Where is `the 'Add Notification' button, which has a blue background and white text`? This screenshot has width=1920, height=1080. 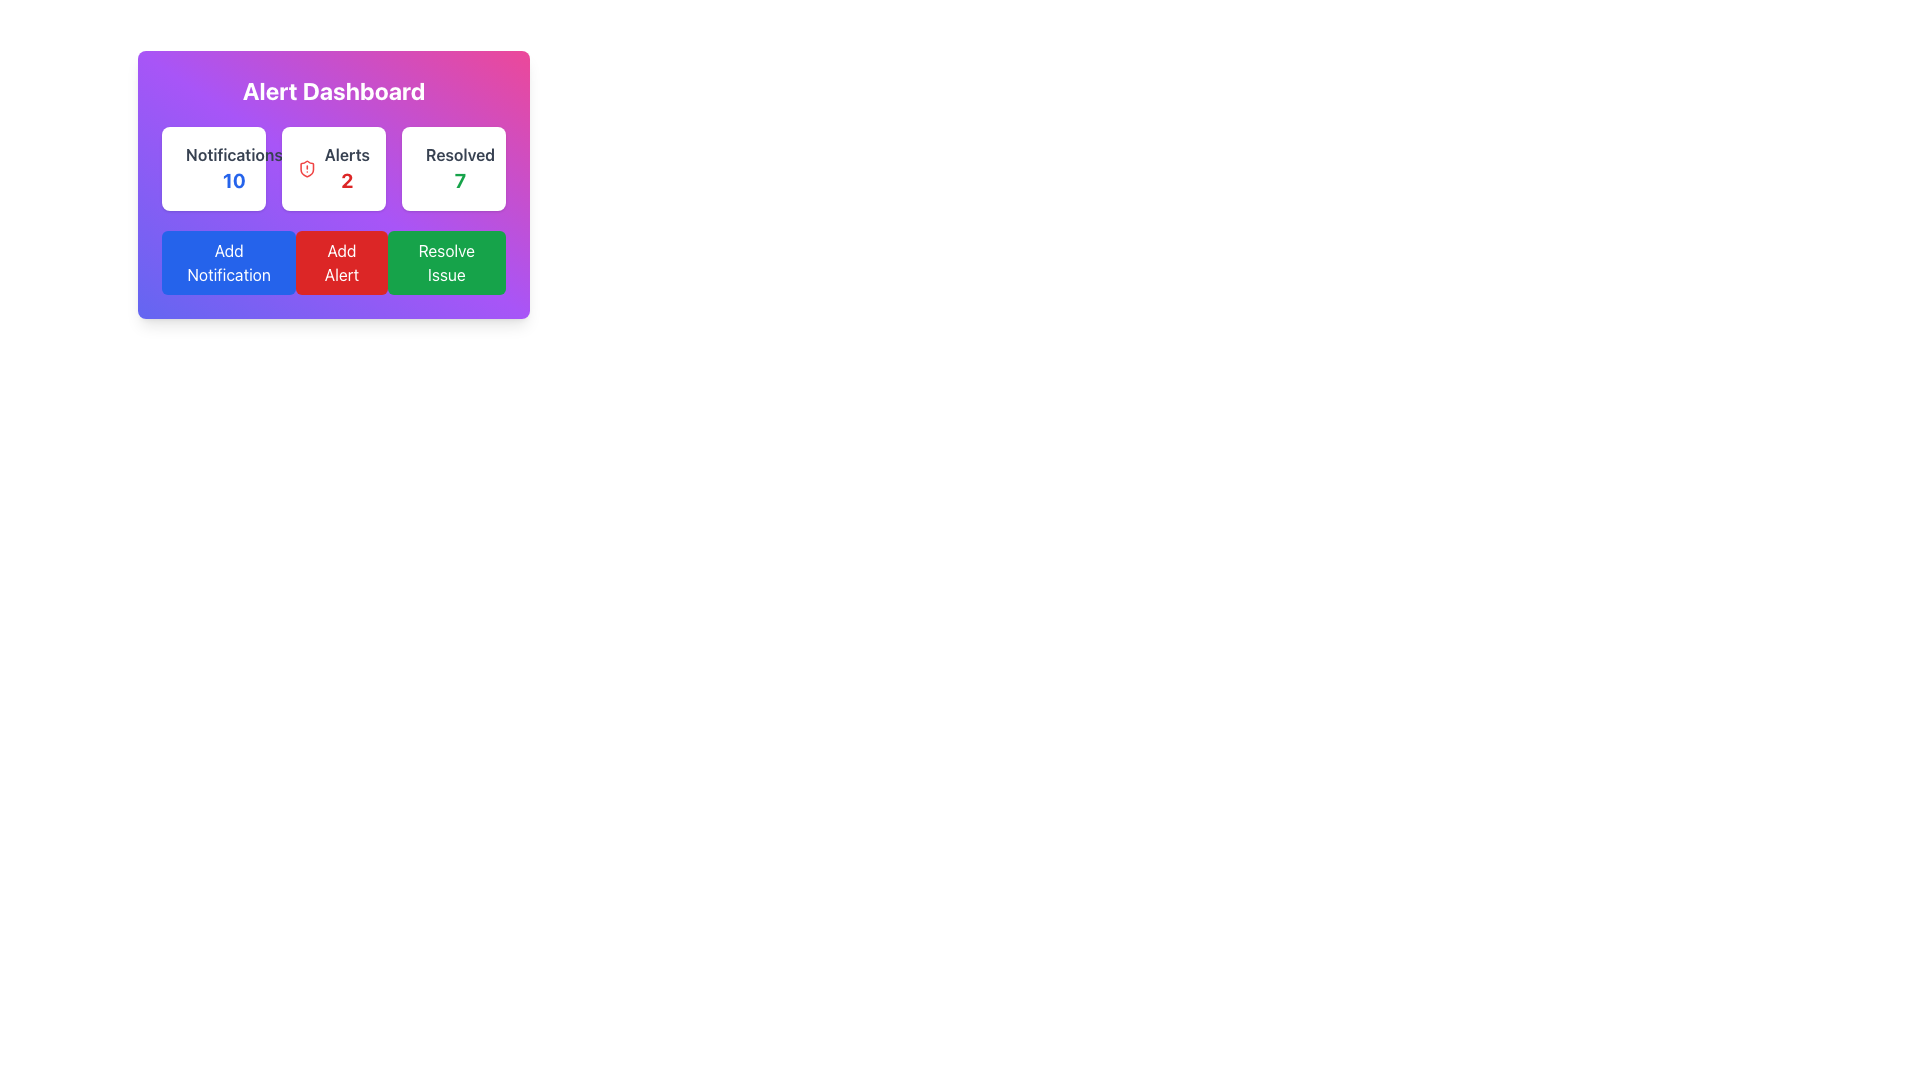 the 'Add Notification' button, which has a blue background and white text is located at coordinates (229, 261).